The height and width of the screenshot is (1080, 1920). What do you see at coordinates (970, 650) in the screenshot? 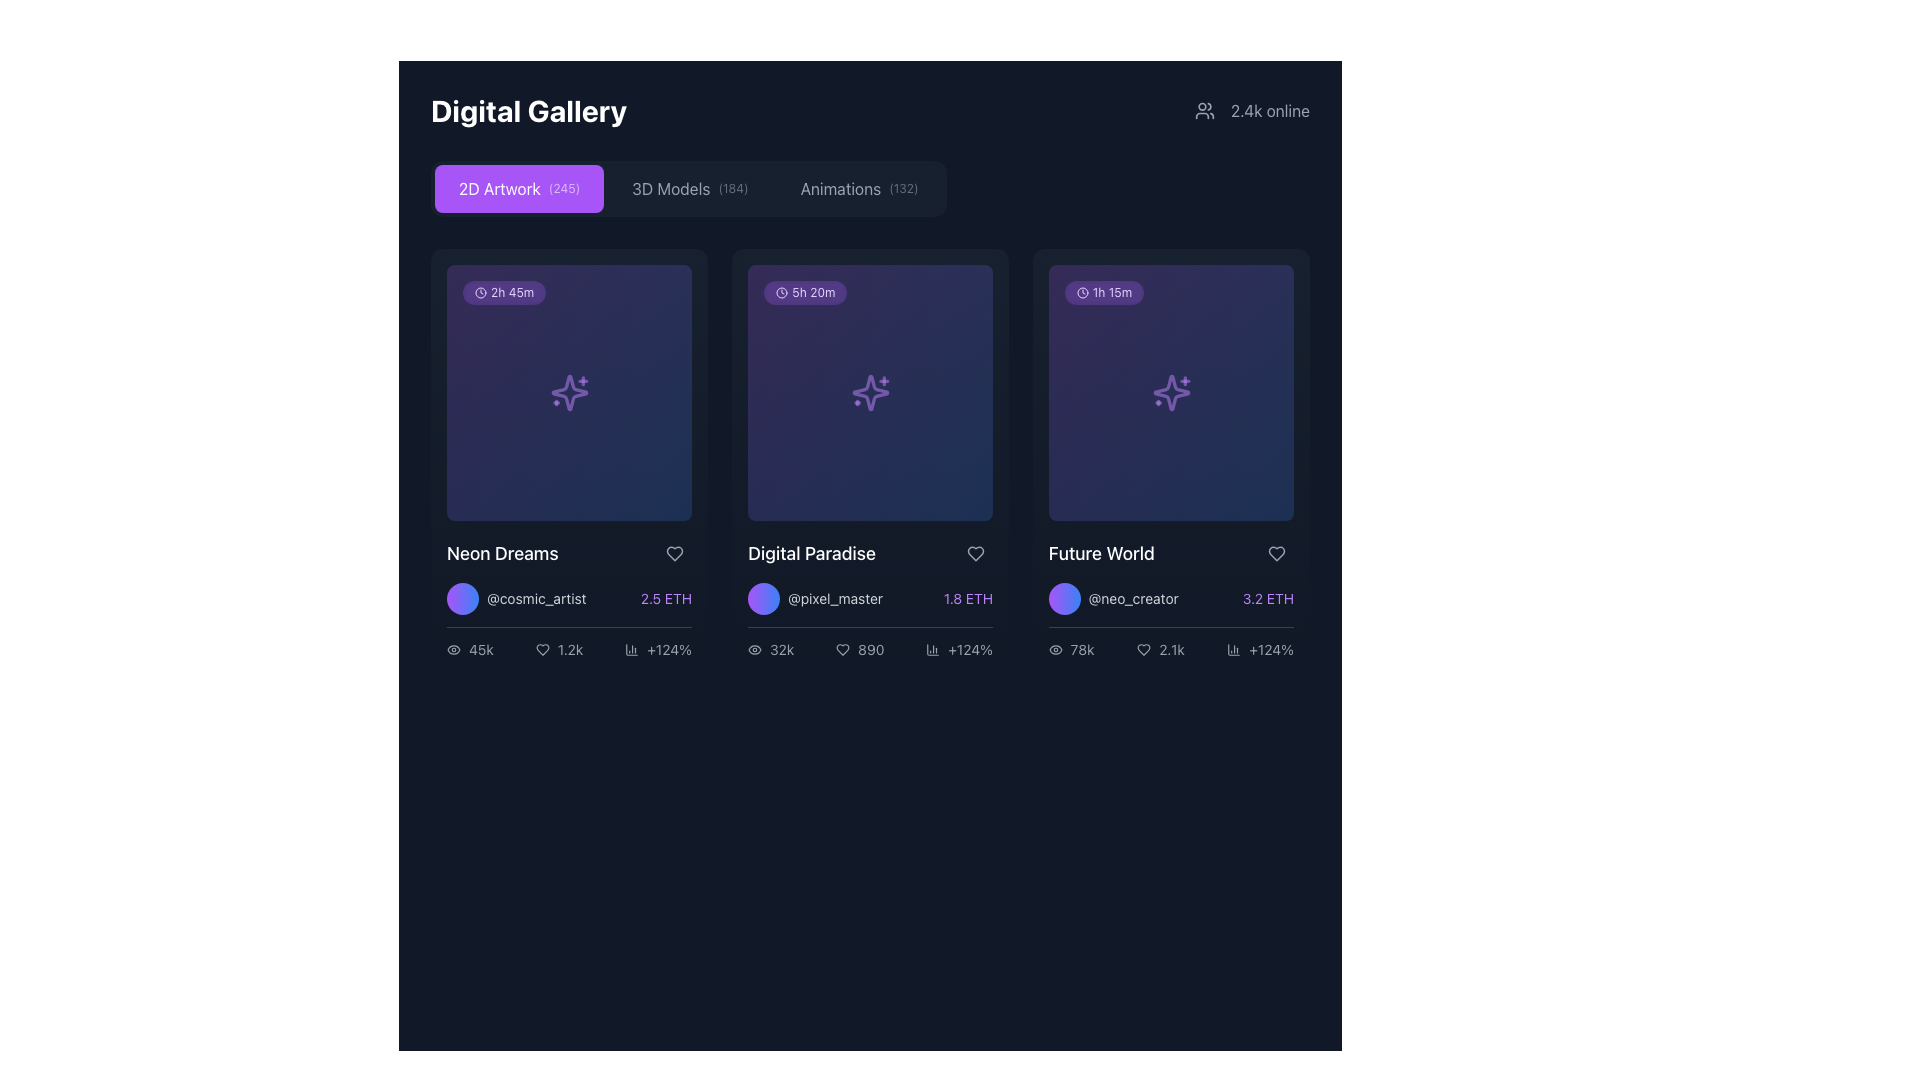
I see `the text label displaying '+124%' in bold white font located at the bottom-right corner of the second card (Digital Paradise)` at bounding box center [970, 650].